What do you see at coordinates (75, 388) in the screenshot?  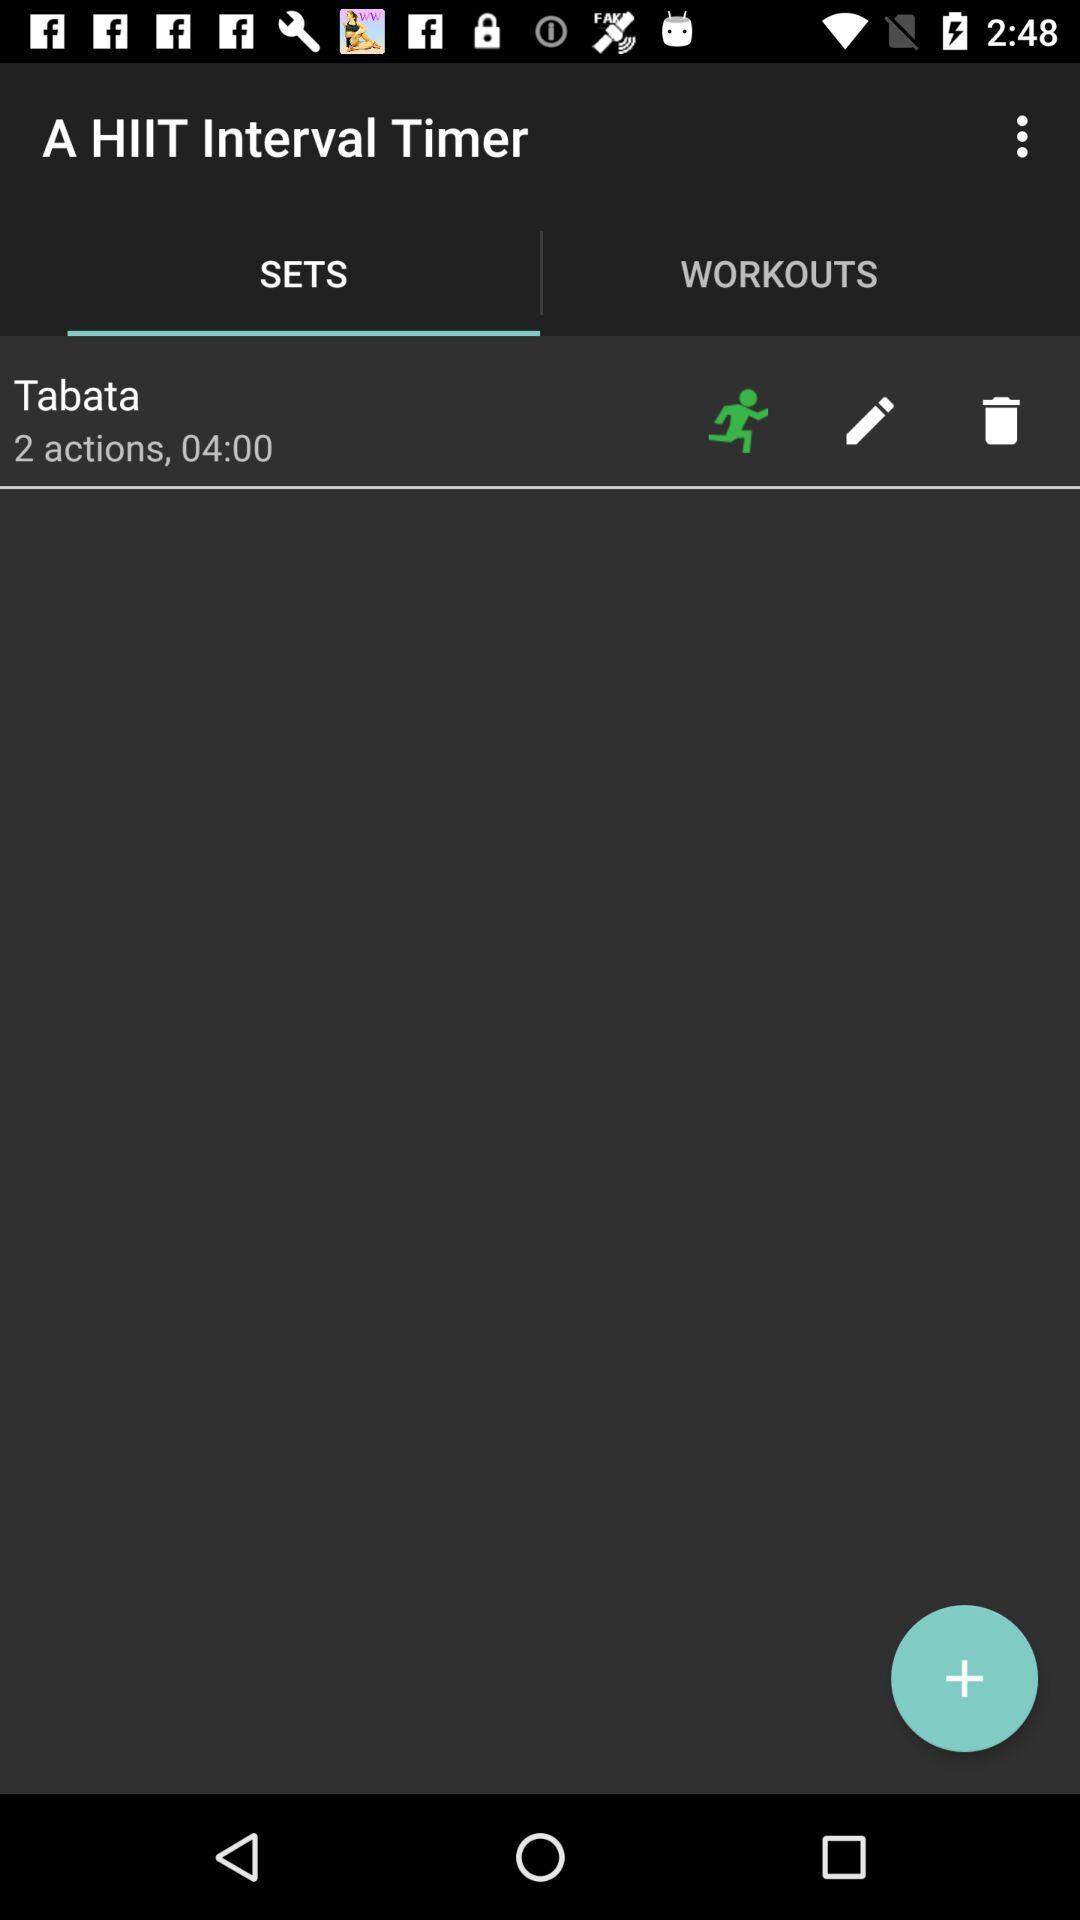 I see `item above the 2 actions 04 icon` at bounding box center [75, 388].